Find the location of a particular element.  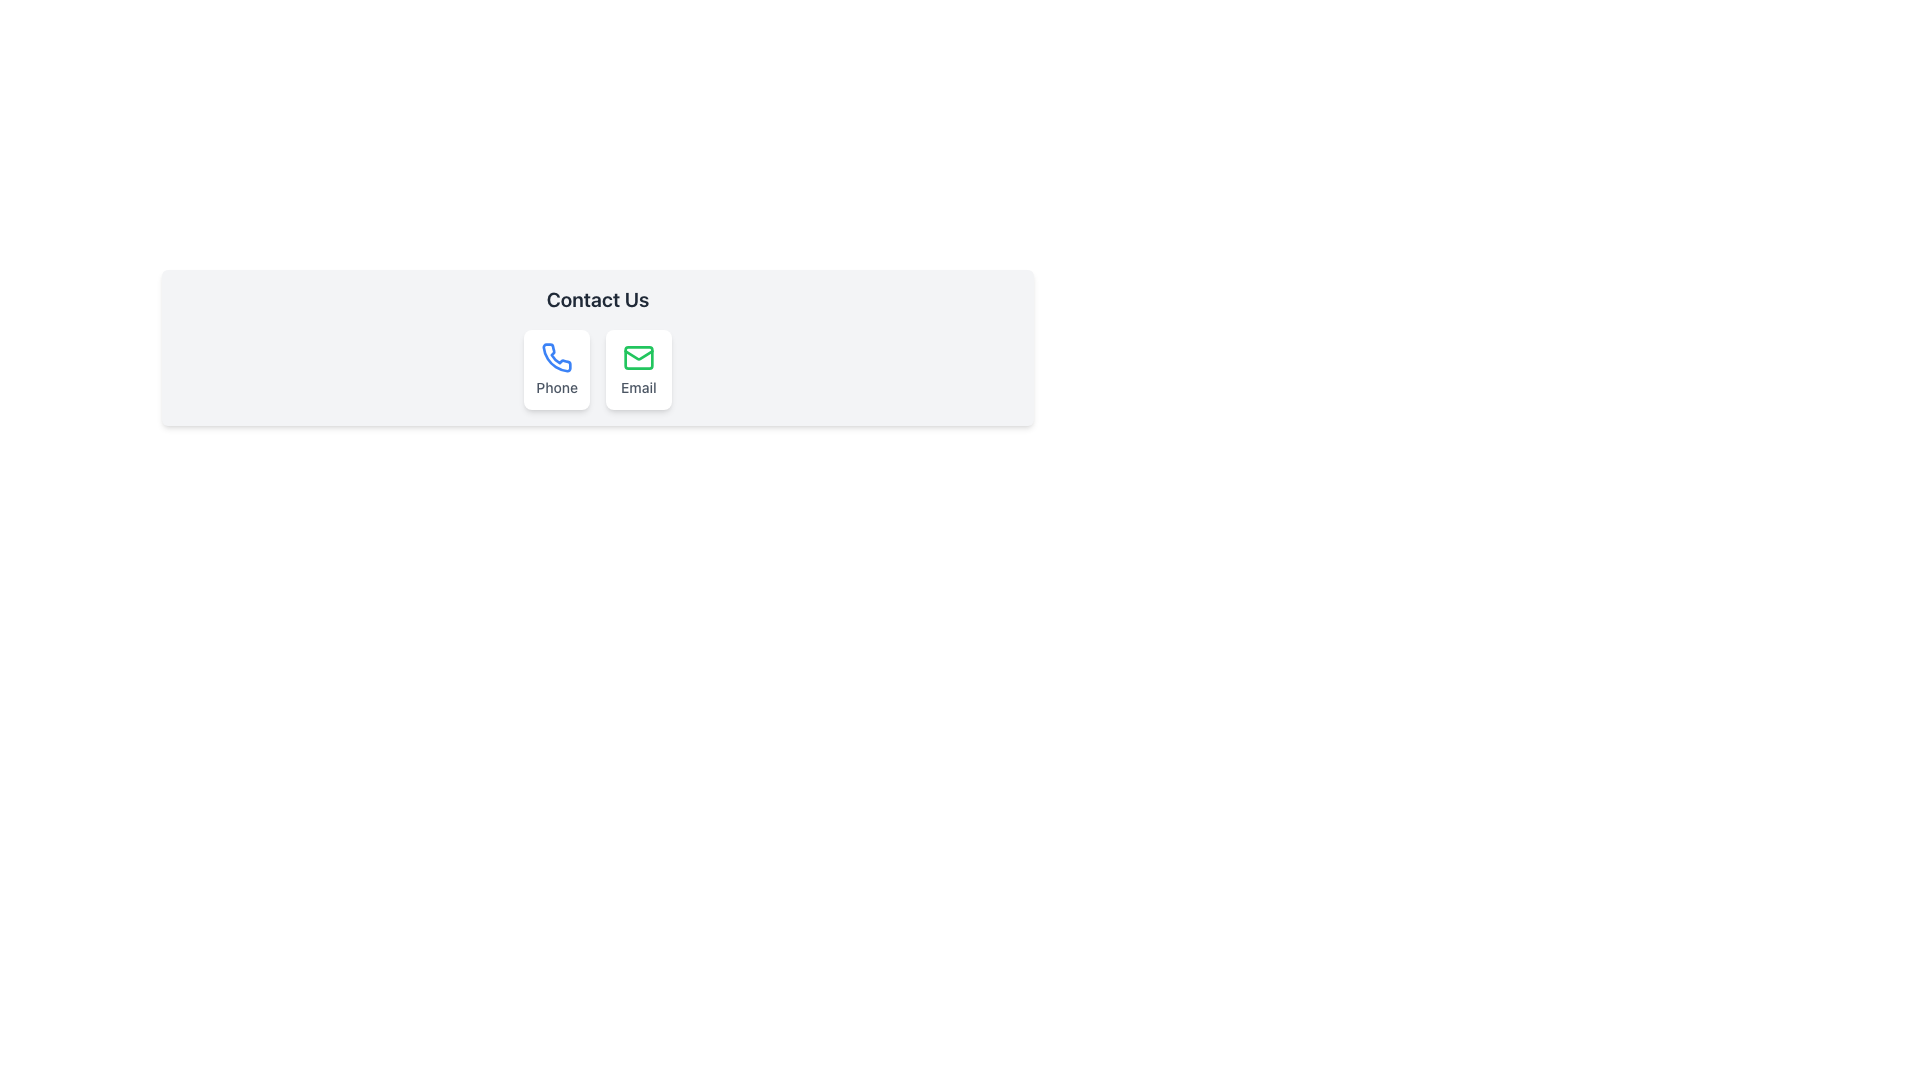

text of the 'Email' label located in the 'Contact Us' section, which is positioned directly below the green envelope icon is located at coordinates (637, 388).